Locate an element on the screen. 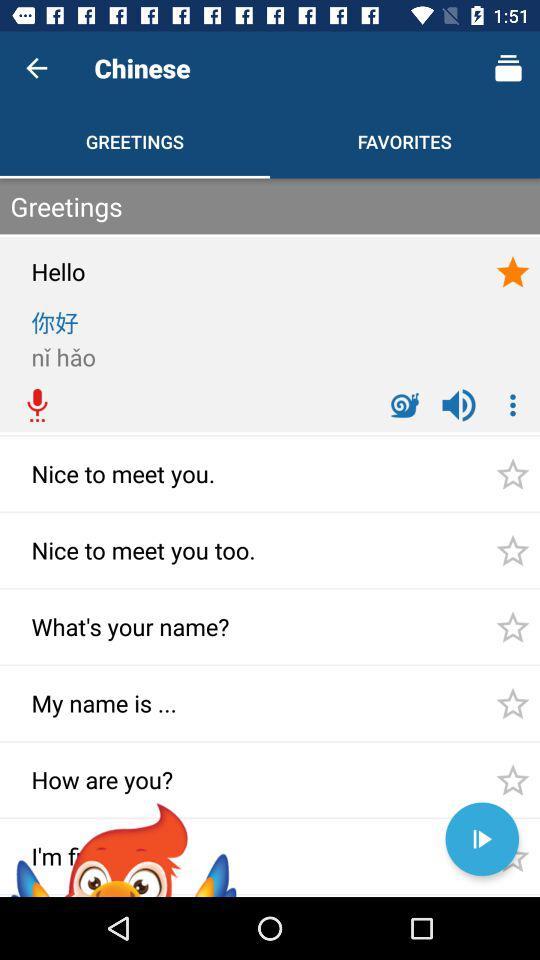 This screenshot has width=540, height=960. the button next to sound button is located at coordinates (513, 404).